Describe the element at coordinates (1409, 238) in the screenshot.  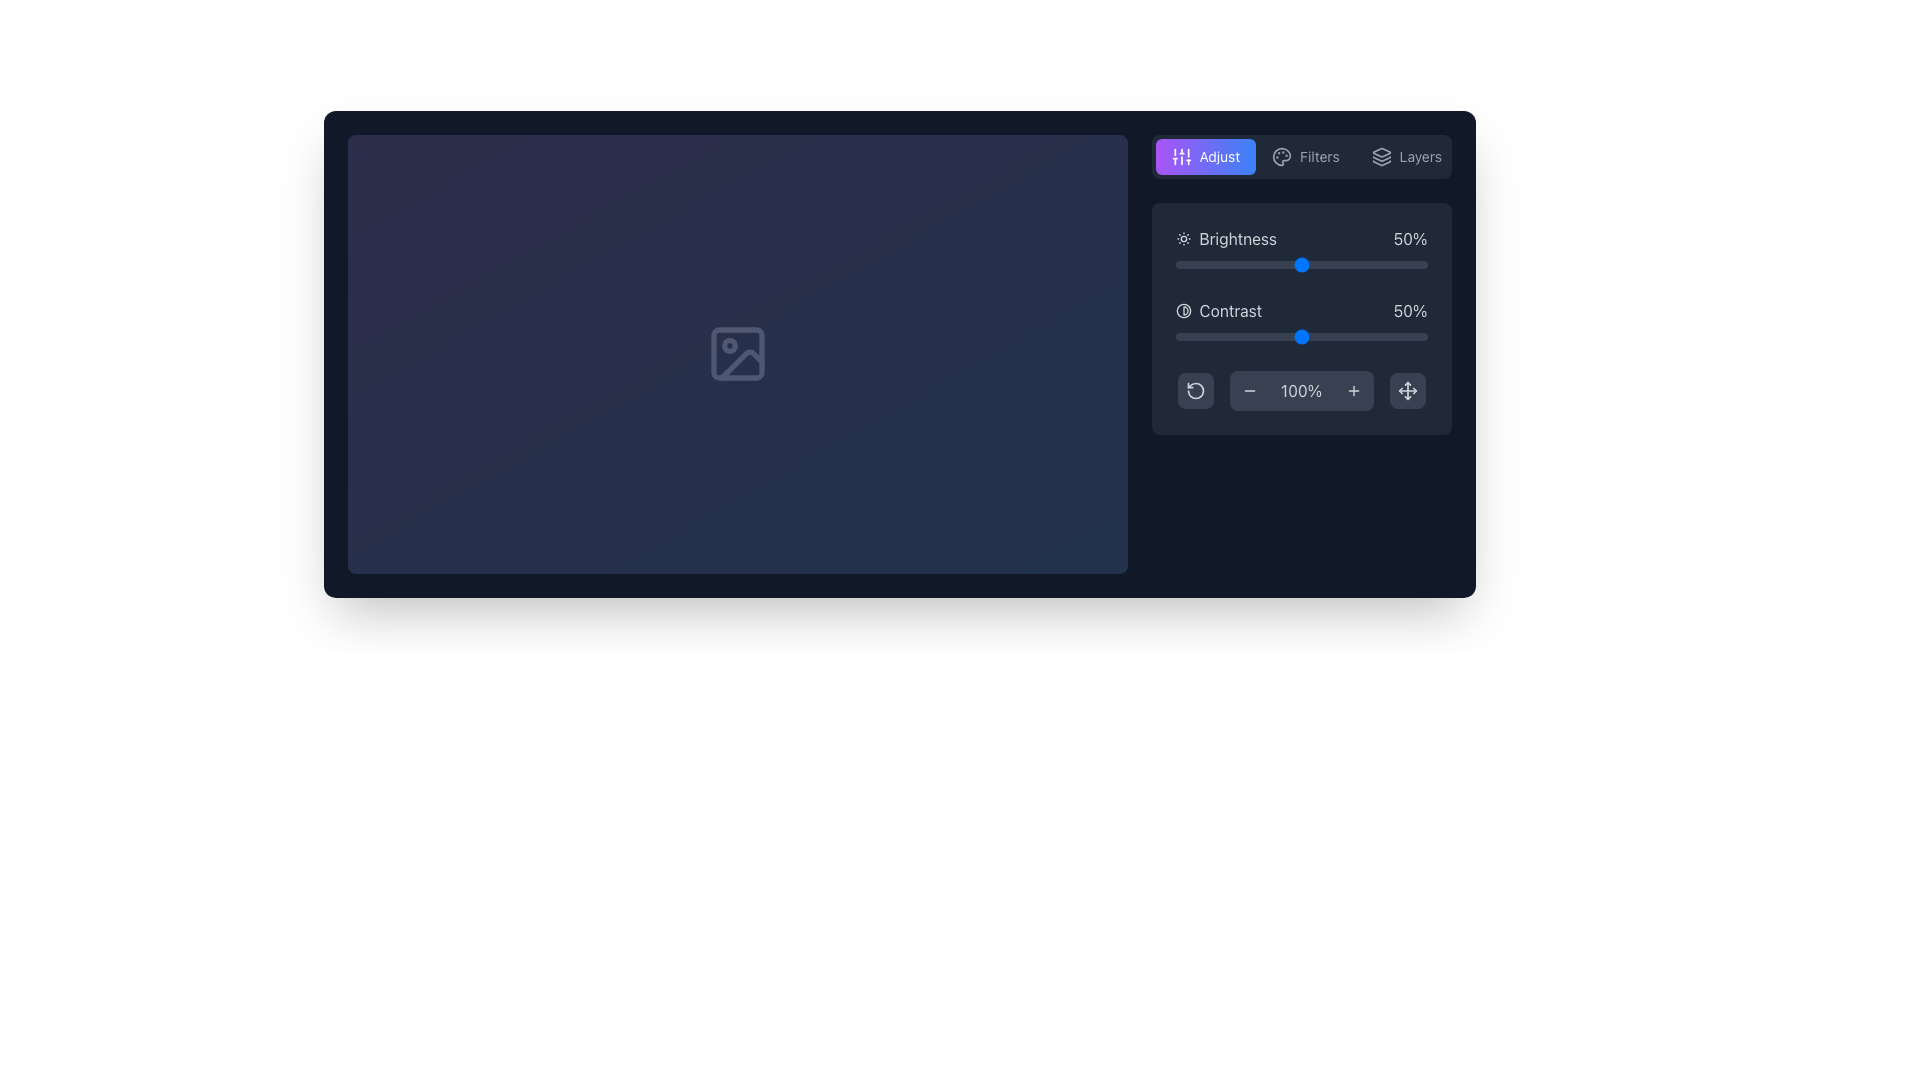
I see `the label displaying '50%' in white font against a dark background, located on the right side of the interface near the top of the 'Brightness' slider` at that location.